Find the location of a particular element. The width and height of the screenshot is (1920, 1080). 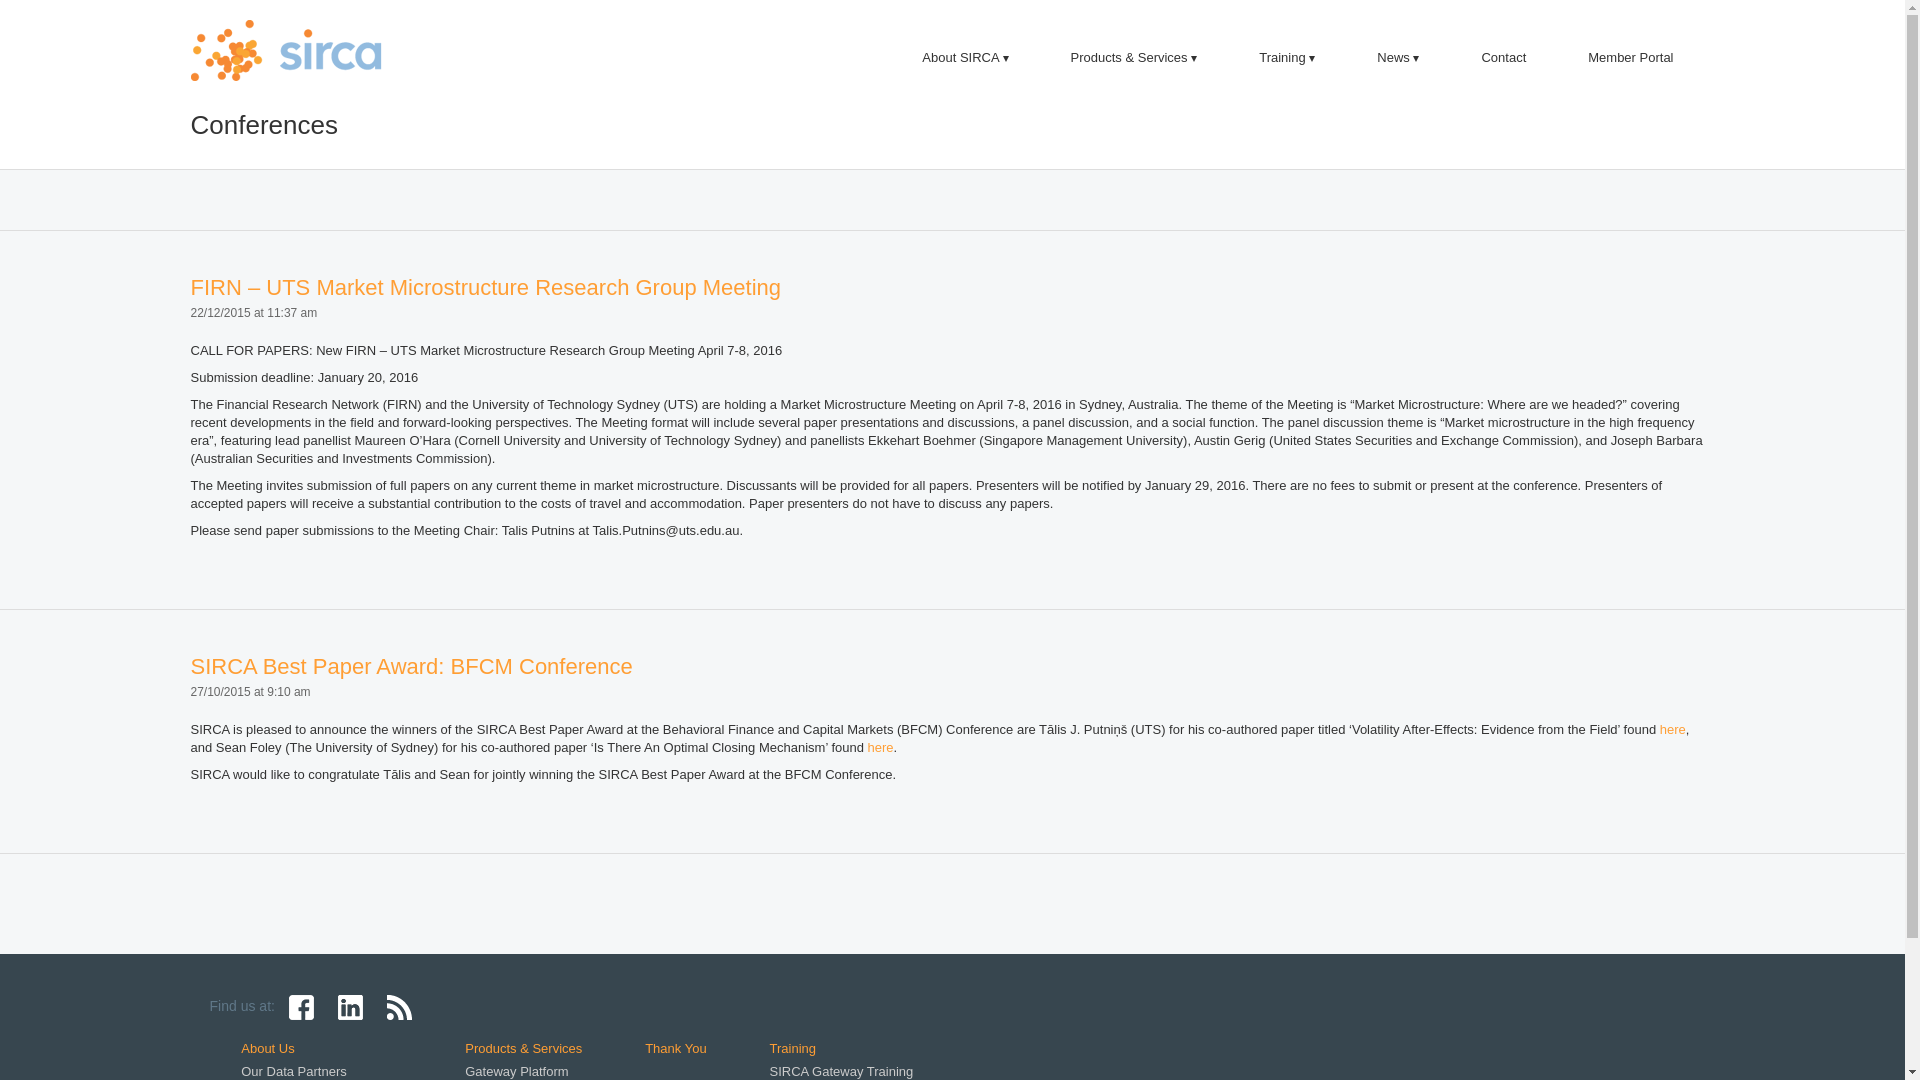

'SIRCA Best Paper Award: BFCM Conference' is located at coordinates (410, 666).